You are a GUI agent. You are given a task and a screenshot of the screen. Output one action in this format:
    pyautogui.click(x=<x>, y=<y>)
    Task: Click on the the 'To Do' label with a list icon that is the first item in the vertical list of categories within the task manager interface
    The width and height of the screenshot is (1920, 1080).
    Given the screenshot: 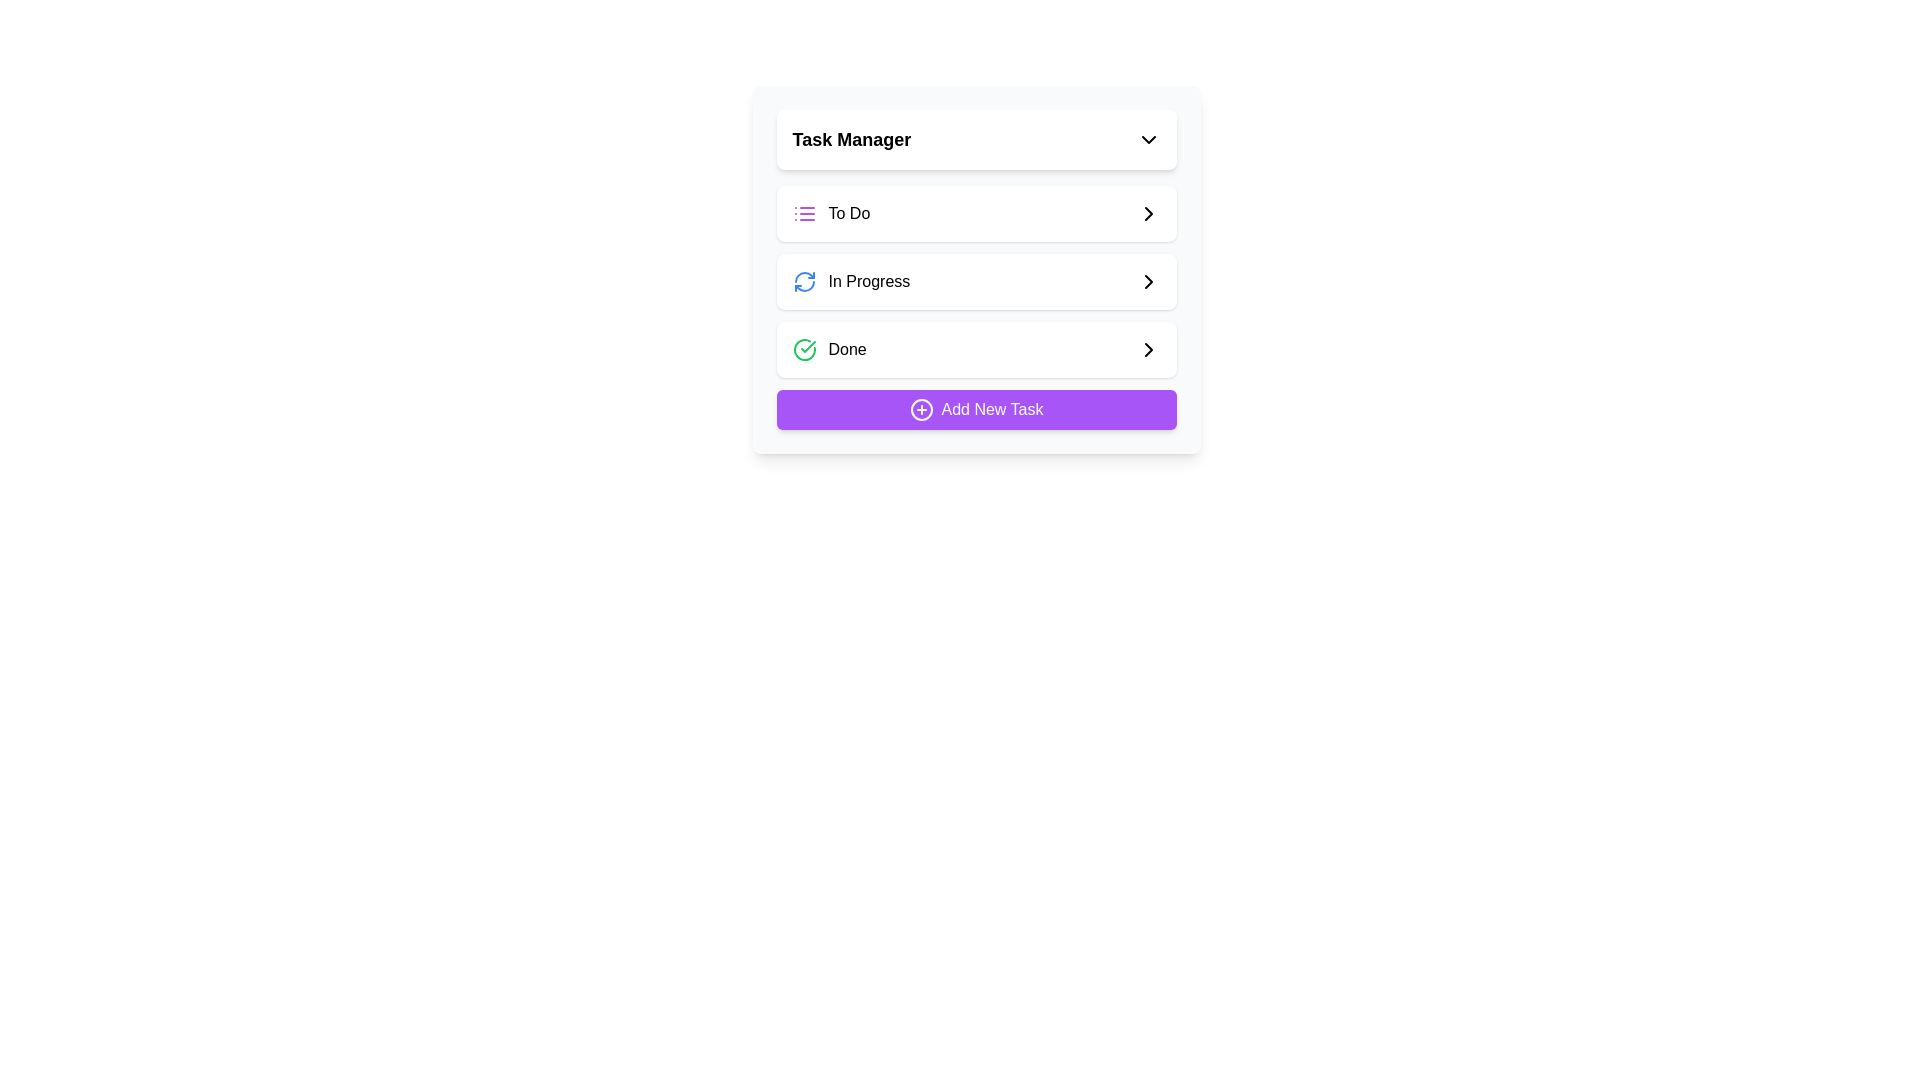 What is the action you would take?
    pyautogui.click(x=831, y=213)
    